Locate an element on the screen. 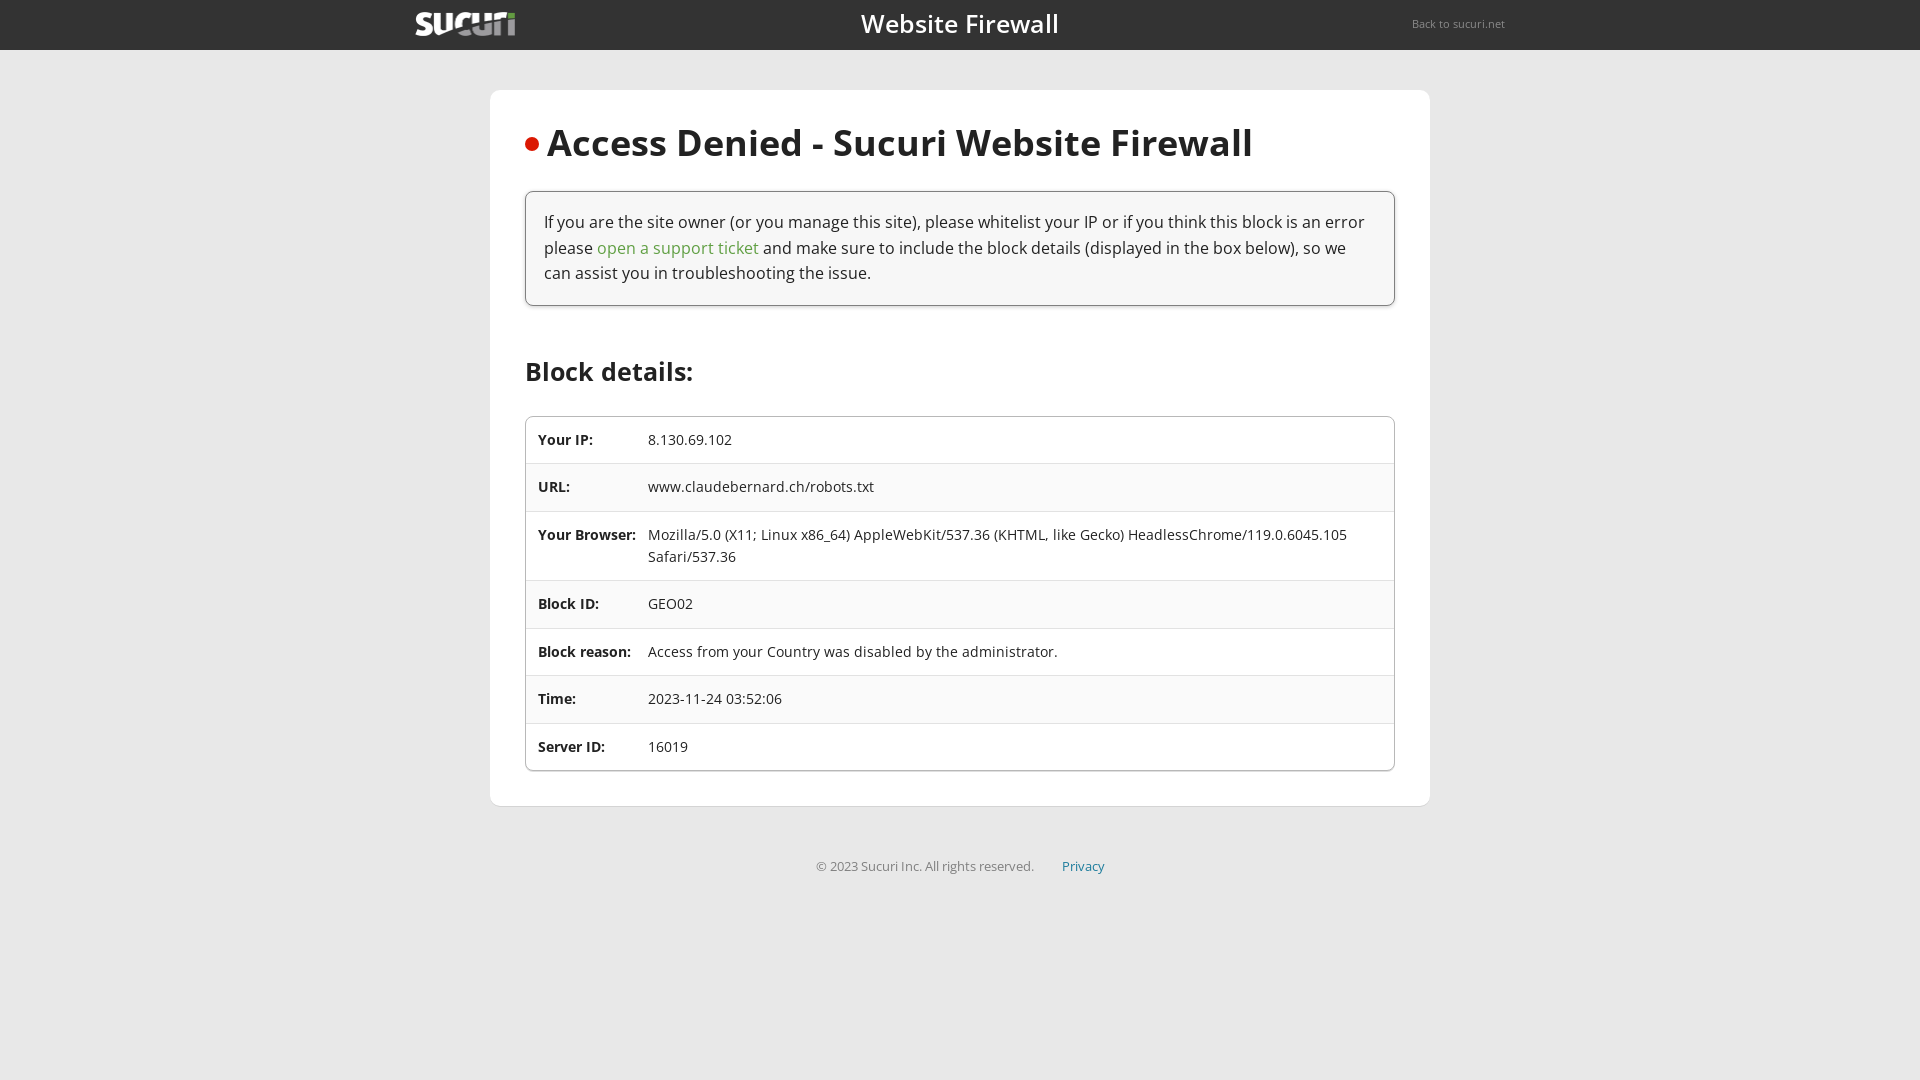 This screenshot has height=1080, width=1920. 'Privacy' is located at coordinates (1082, 865).